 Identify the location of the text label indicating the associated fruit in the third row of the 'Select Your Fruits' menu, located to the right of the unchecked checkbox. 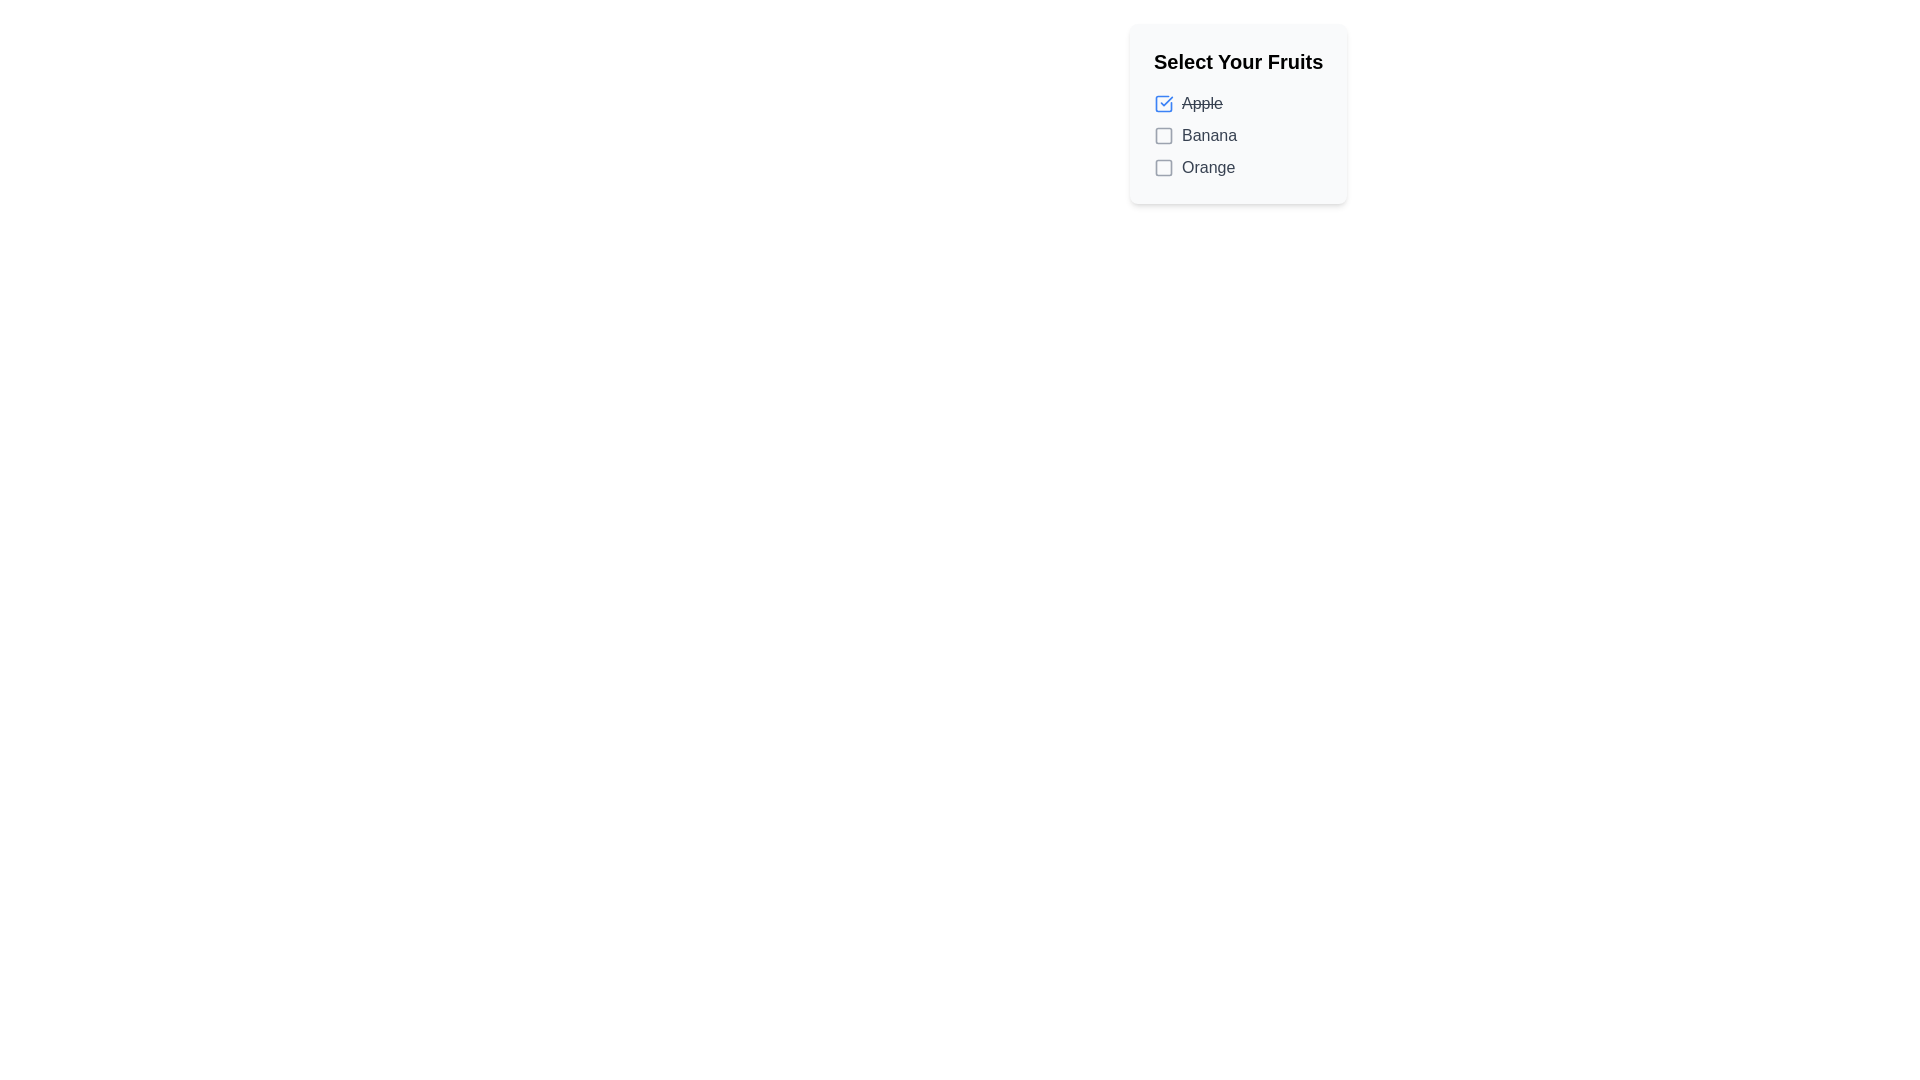
(1207, 167).